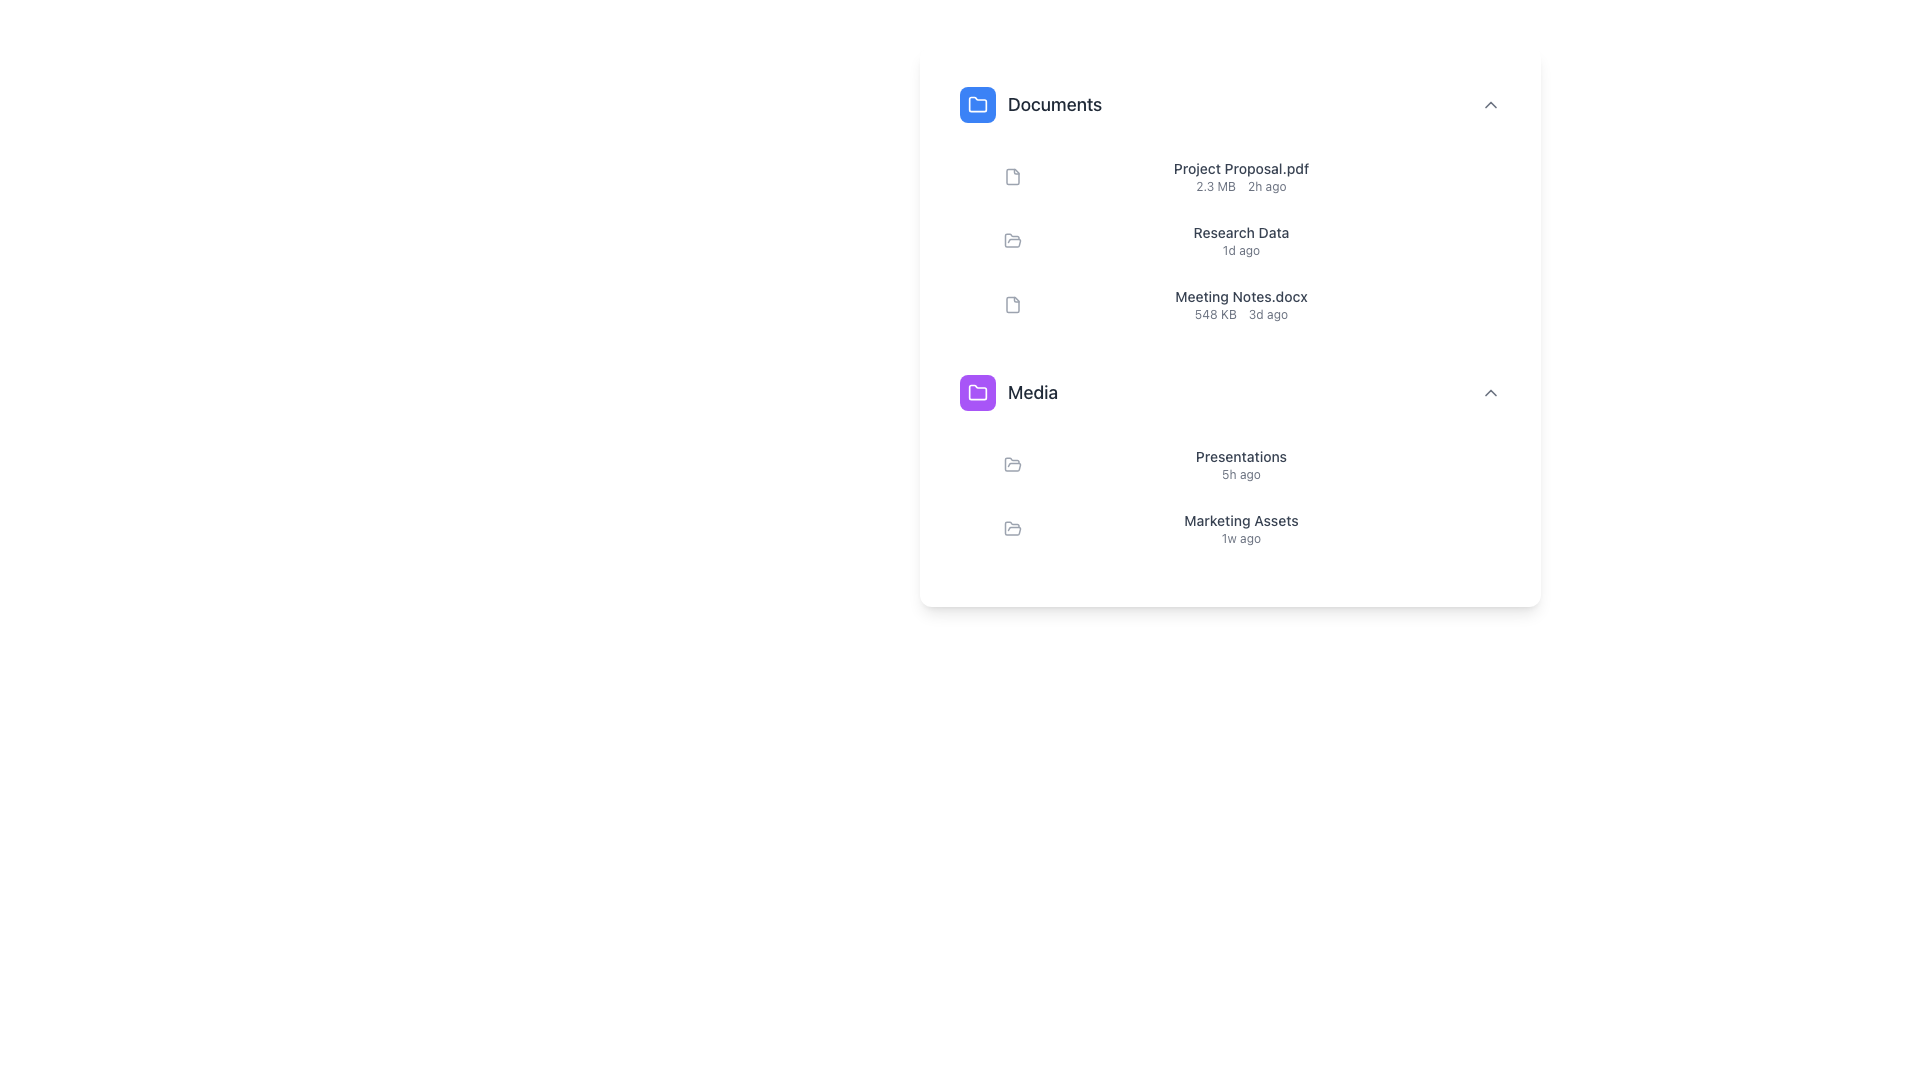  What do you see at coordinates (1214, 314) in the screenshot?
I see `displayed file size text of the document 'Meeting Notes.docx', located on the right side of the third row under the 'Documents' section, specifically positioned to the left of the text '3d ago'` at bounding box center [1214, 314].